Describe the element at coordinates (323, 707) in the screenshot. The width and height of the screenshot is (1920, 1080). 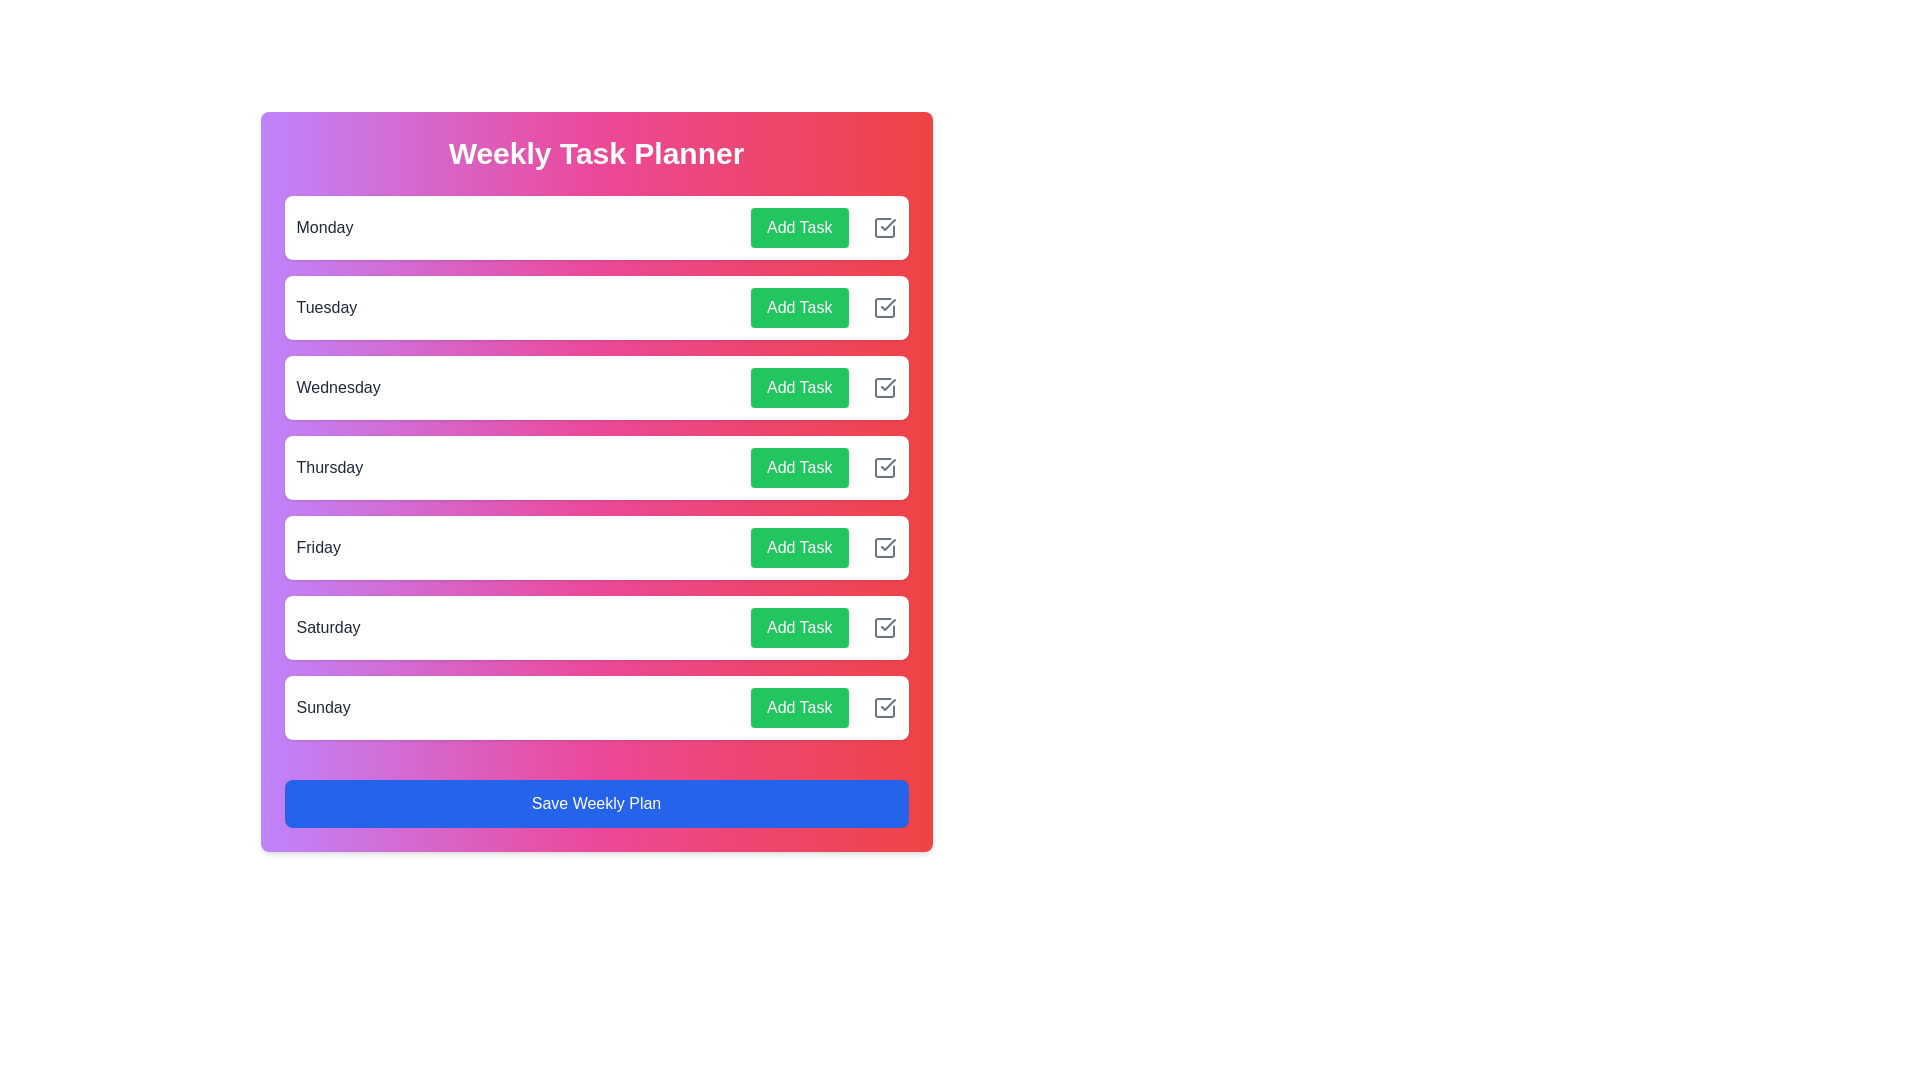
I see `the day name Sunday` at that location.